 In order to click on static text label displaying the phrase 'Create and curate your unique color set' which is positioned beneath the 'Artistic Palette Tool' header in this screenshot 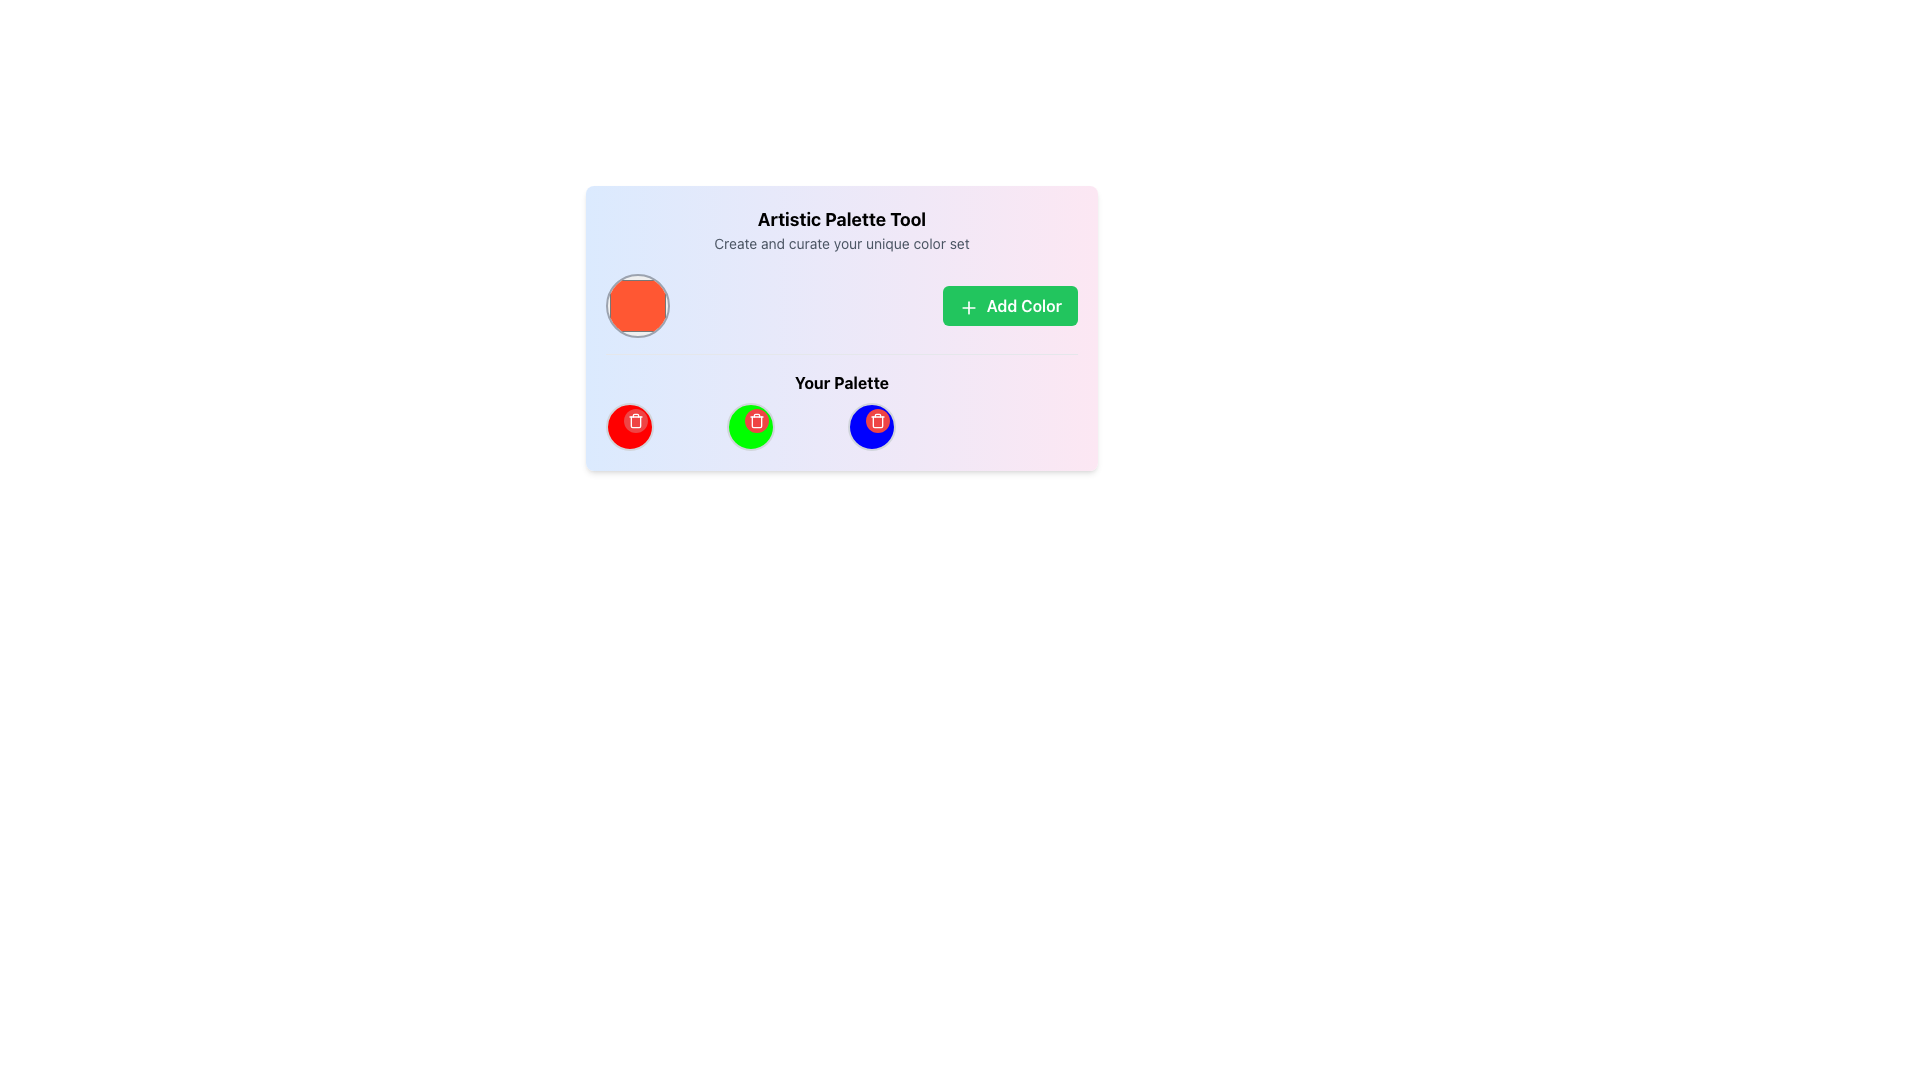, I will do `click(841, 242)`.